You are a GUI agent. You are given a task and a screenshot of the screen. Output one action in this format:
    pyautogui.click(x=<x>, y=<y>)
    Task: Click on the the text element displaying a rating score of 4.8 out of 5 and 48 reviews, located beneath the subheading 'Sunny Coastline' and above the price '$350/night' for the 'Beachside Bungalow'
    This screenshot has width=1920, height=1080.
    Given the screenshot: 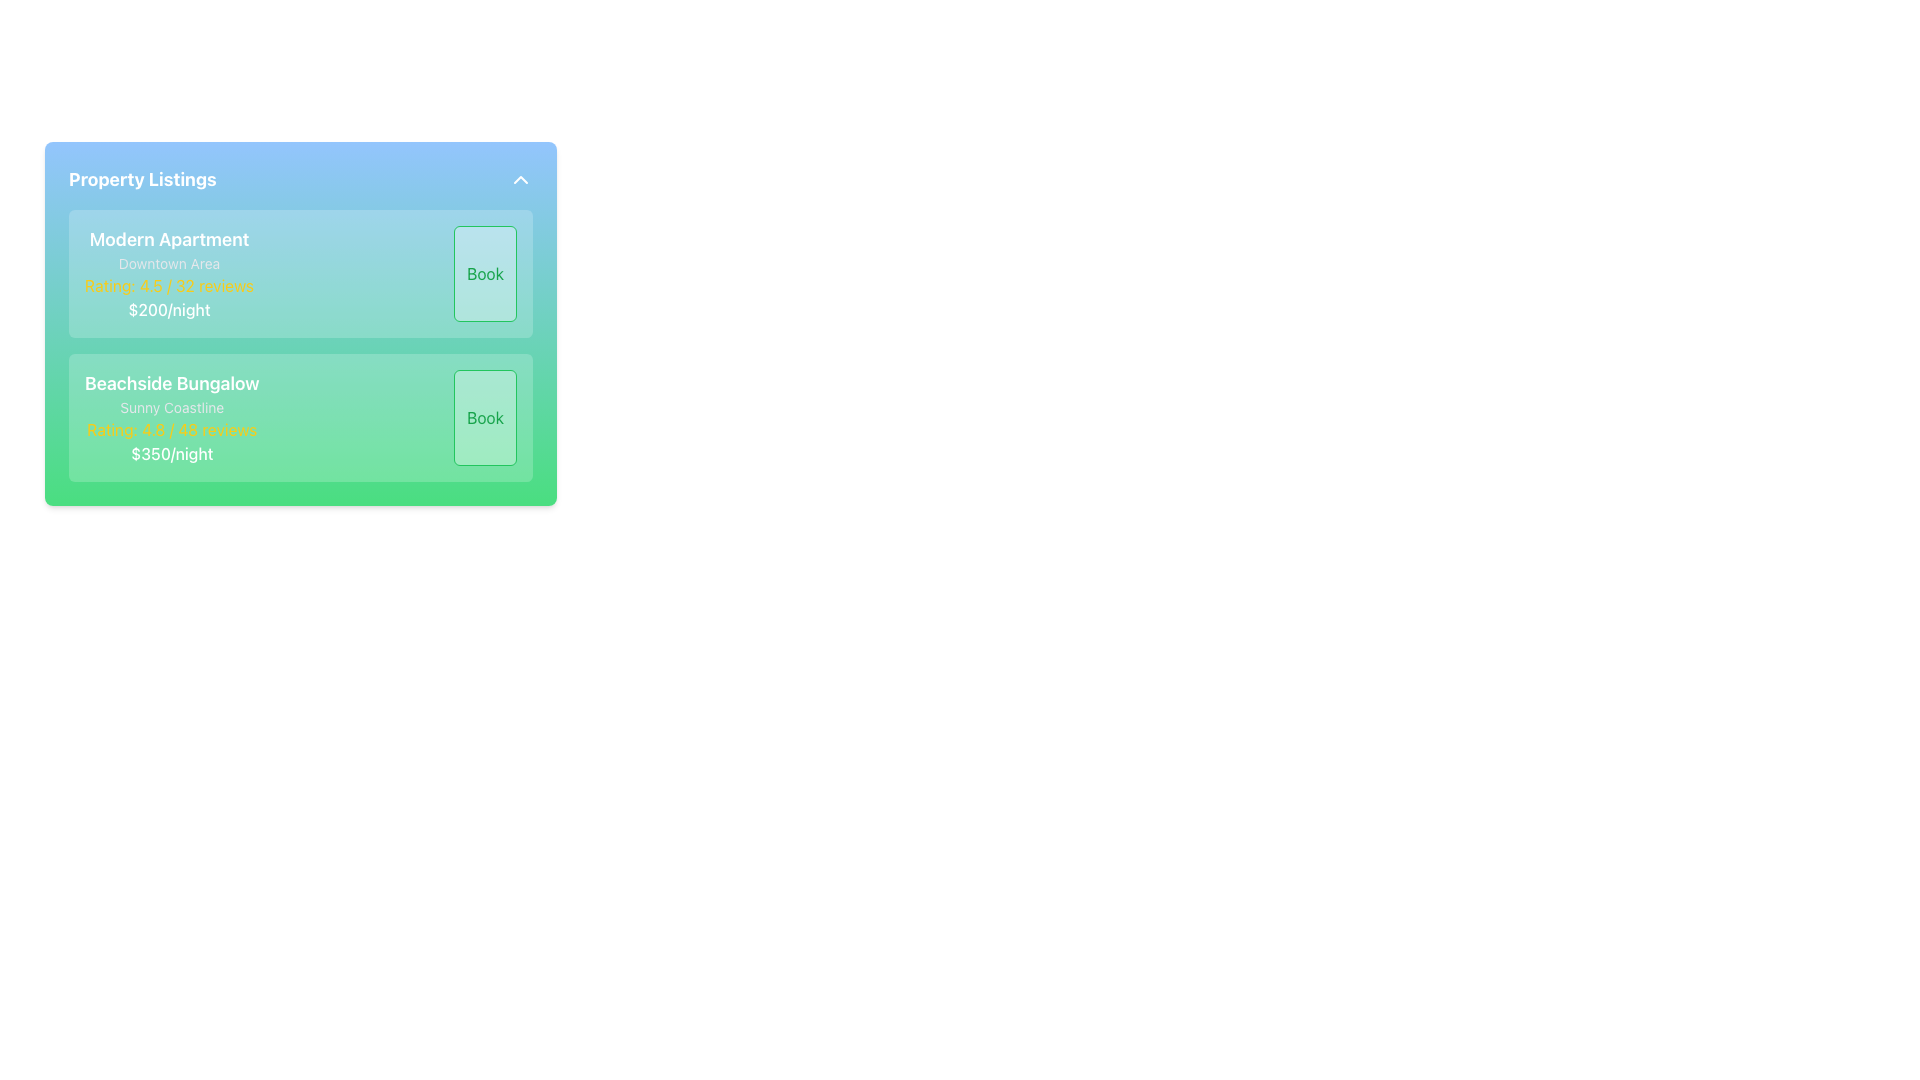 What is the action you would take?
    pyautogui.click(x=172, y=428)
    